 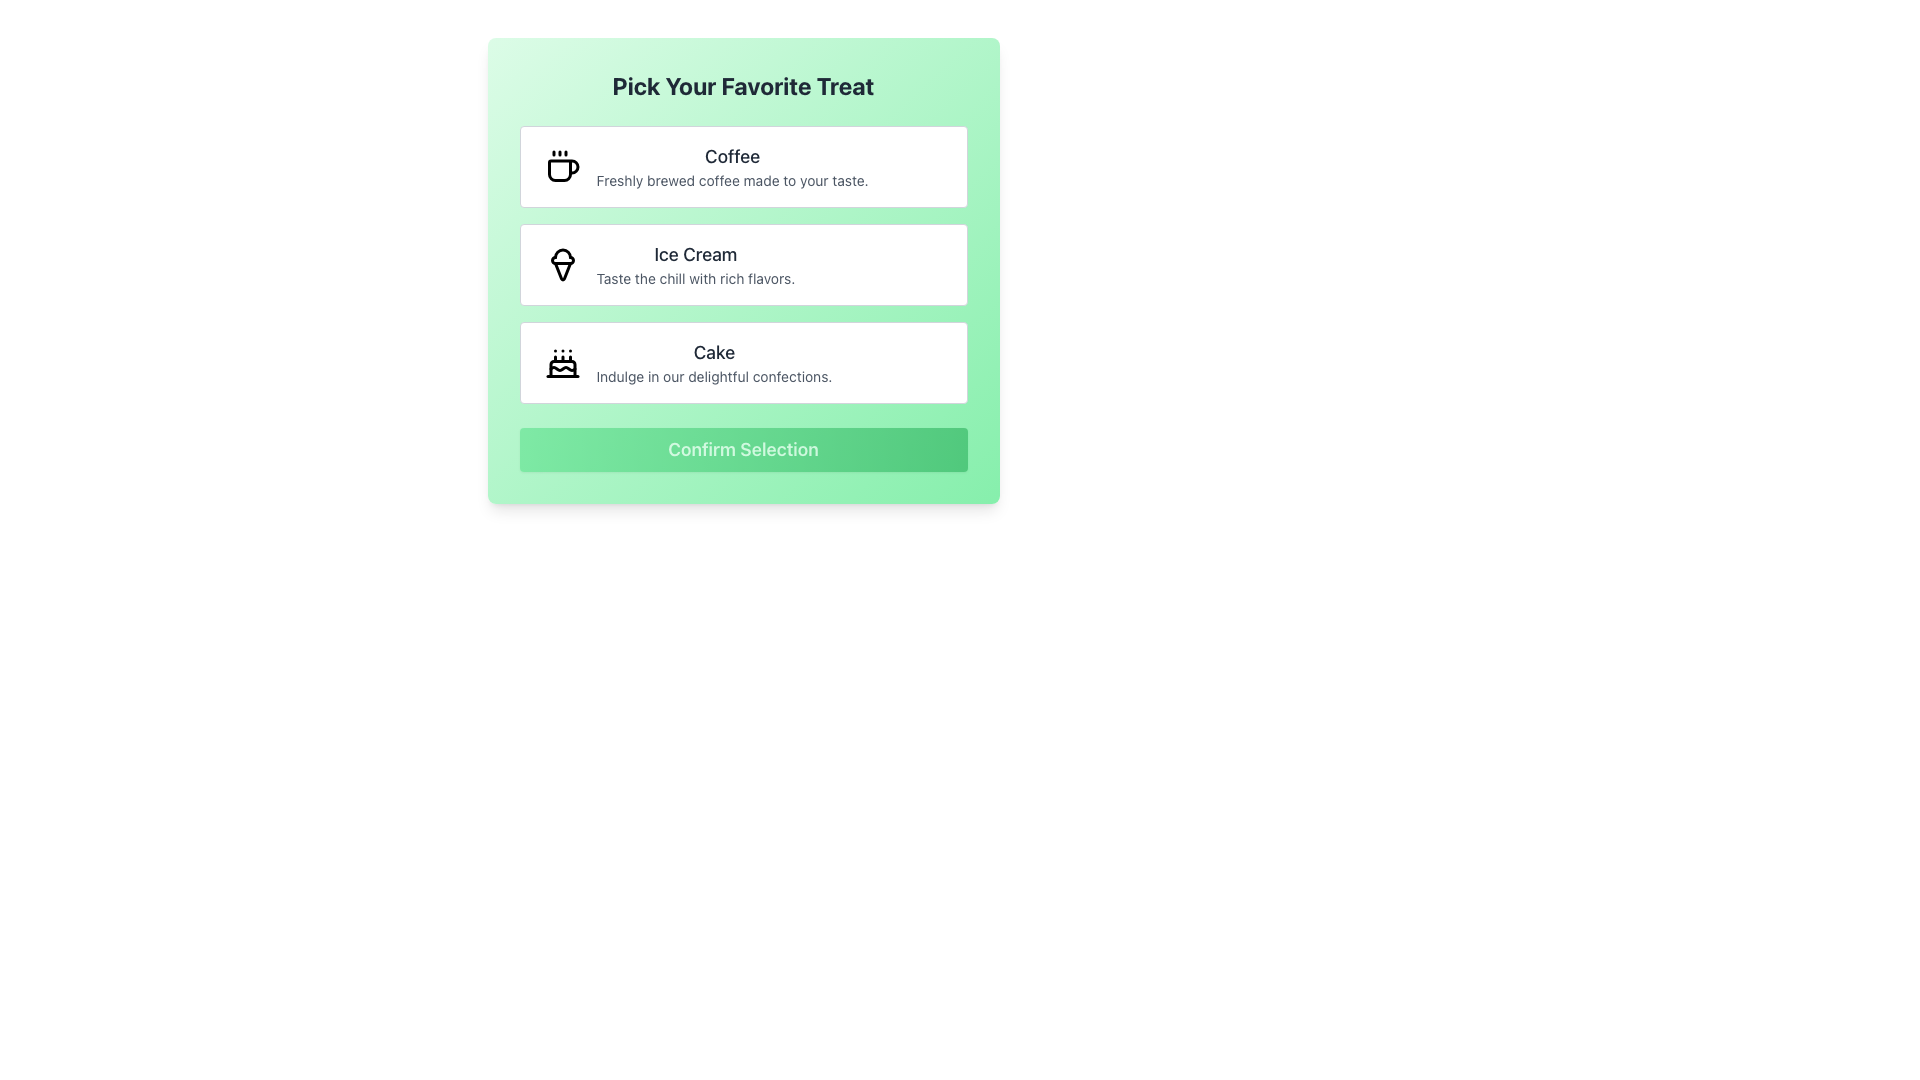 I want to click on the text label reading 'Indulge in our delightful confections.' which is positioned below the 'Cake' title in the list of options, so click(x=714, y=377).